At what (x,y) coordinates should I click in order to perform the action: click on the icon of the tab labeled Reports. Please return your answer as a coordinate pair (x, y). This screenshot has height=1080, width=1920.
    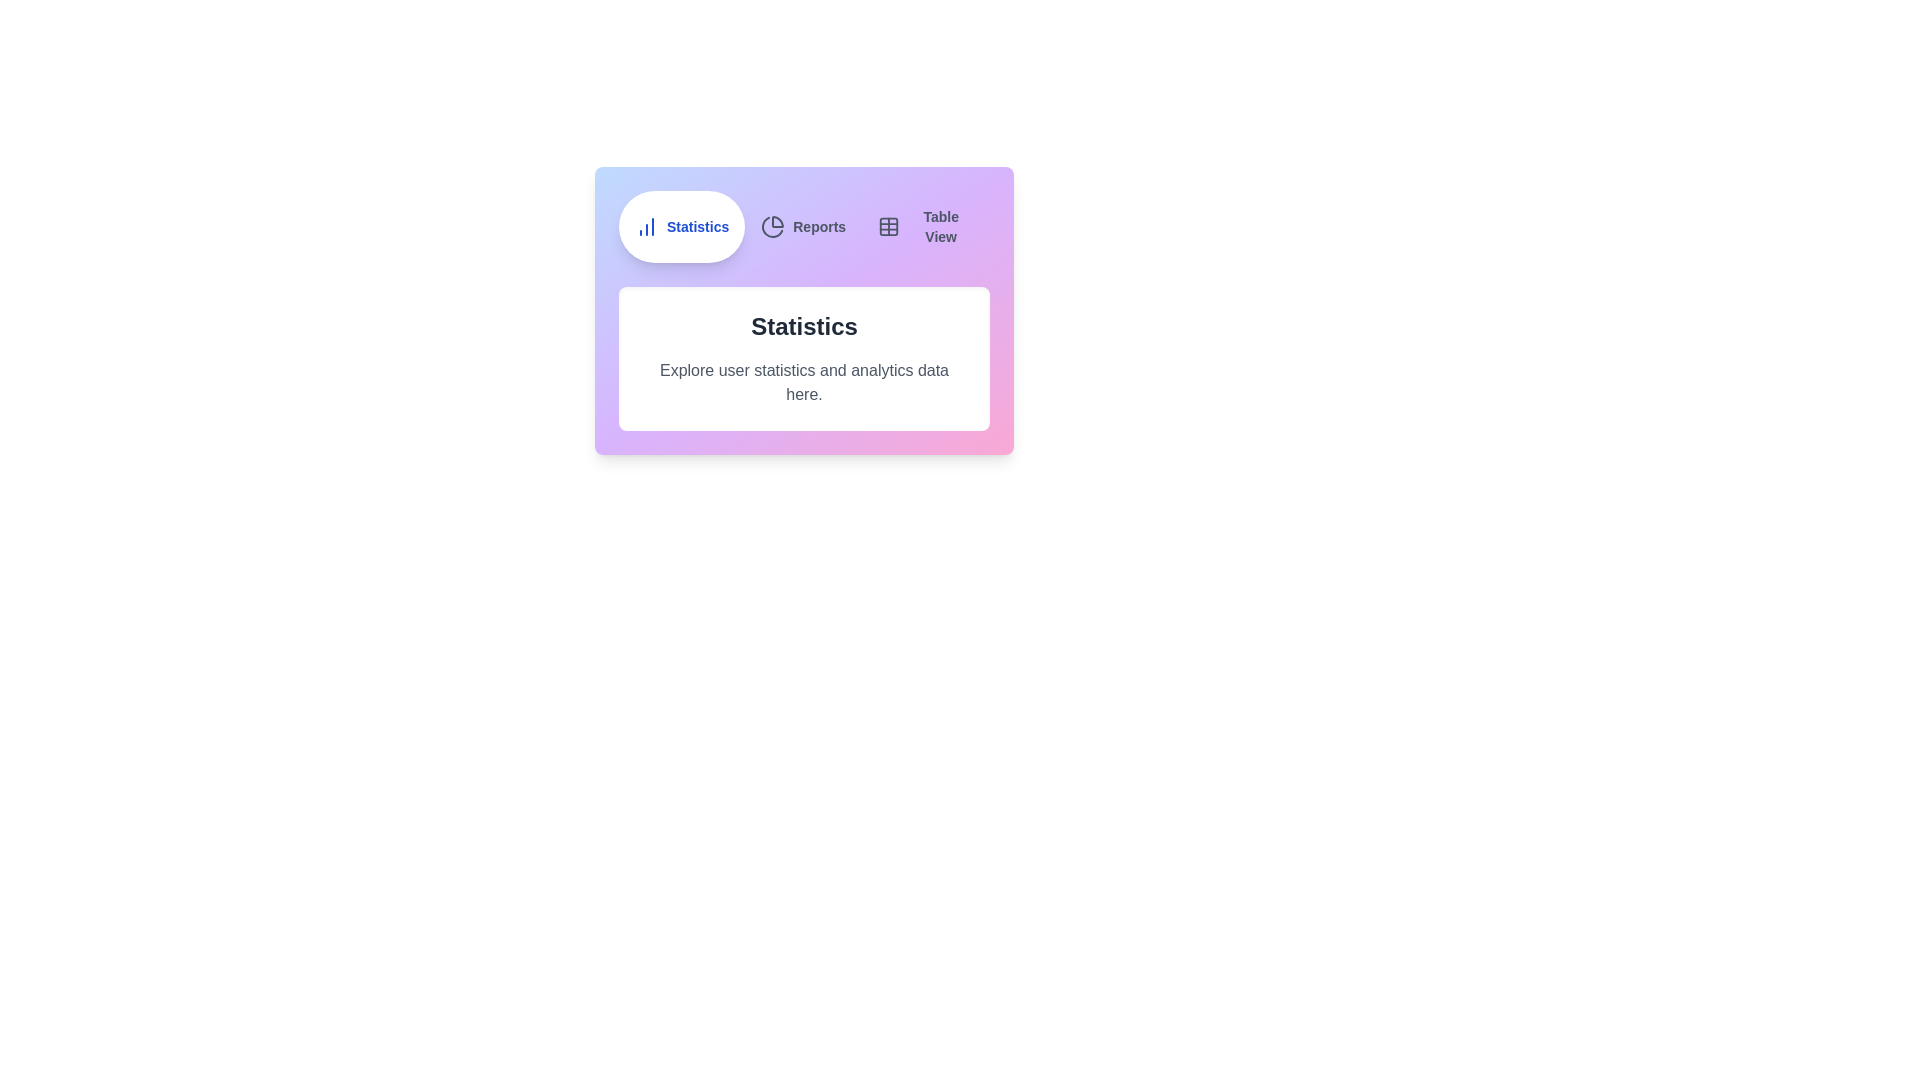
    Looking at the image, I should click on (771, 226).